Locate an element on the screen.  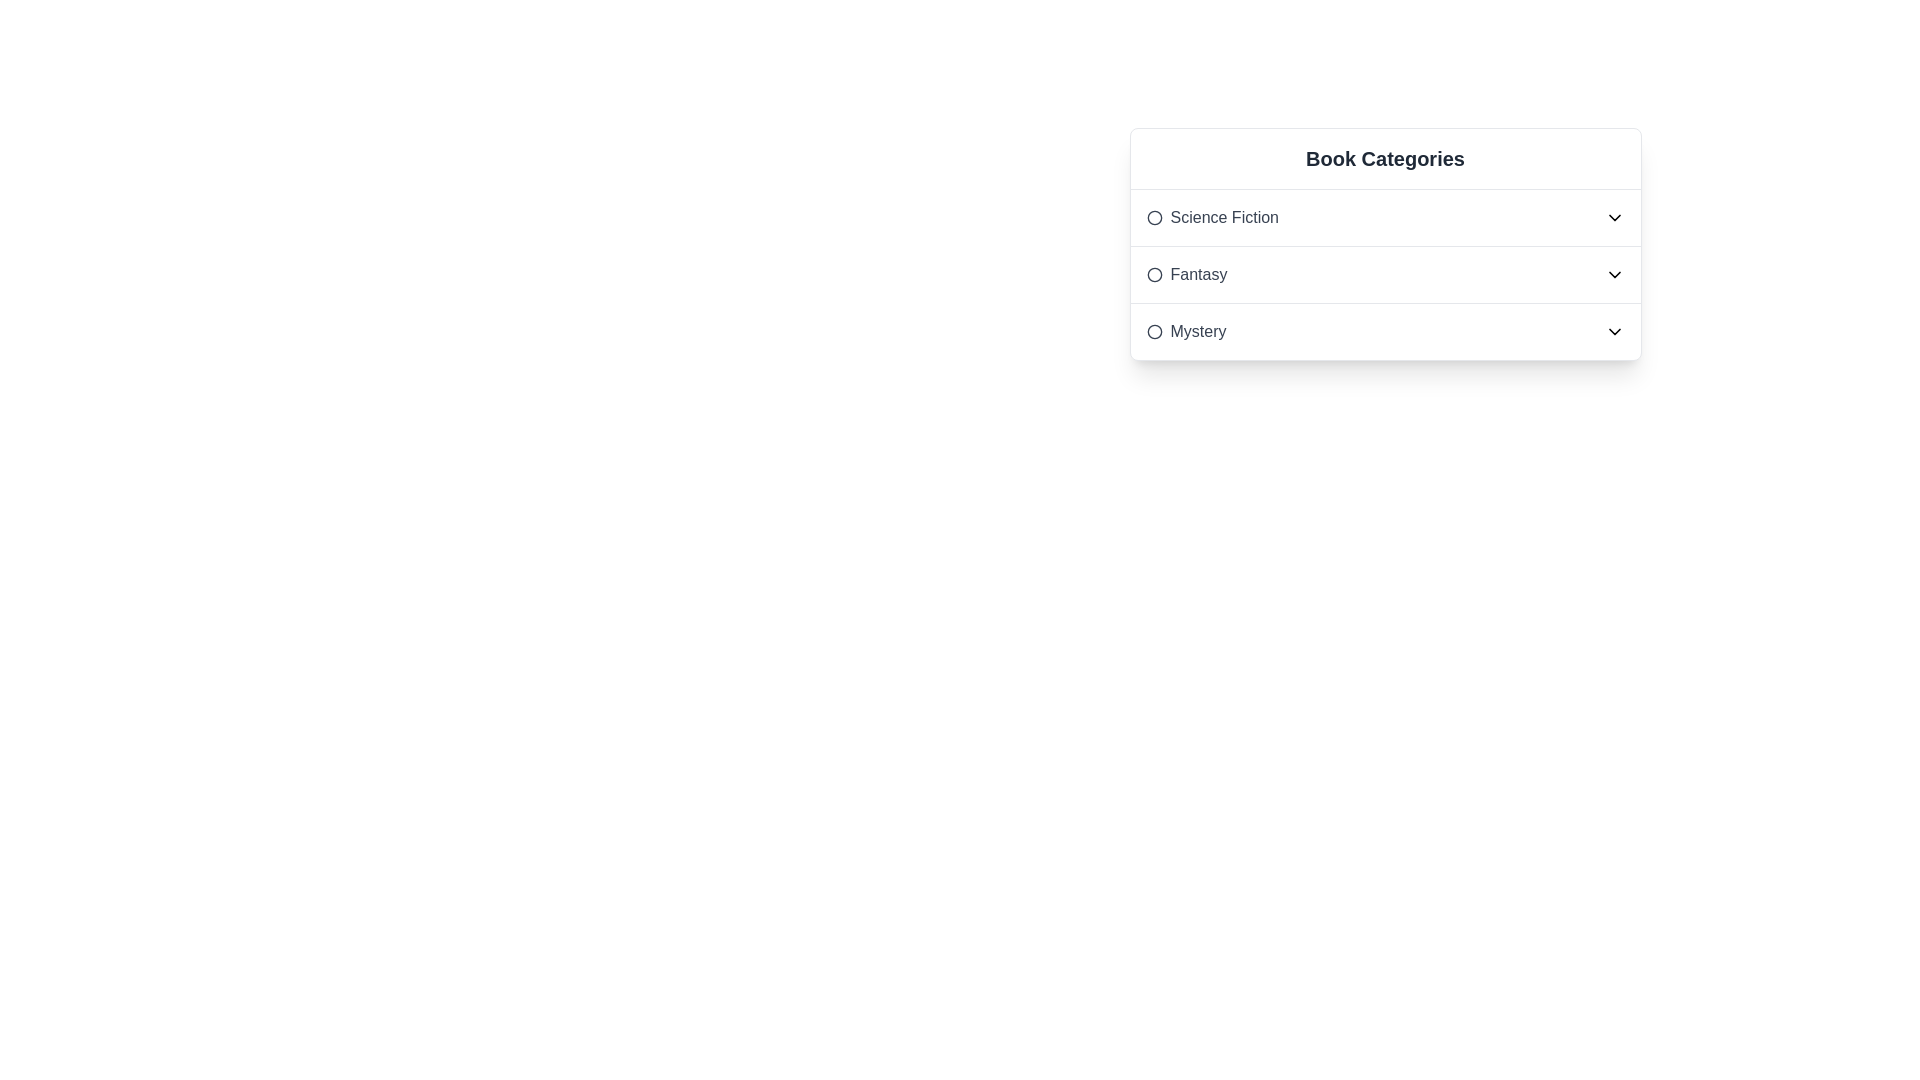
the 'Science Fiction' text label and accompanying icon is located at coordinates (1211, 218).